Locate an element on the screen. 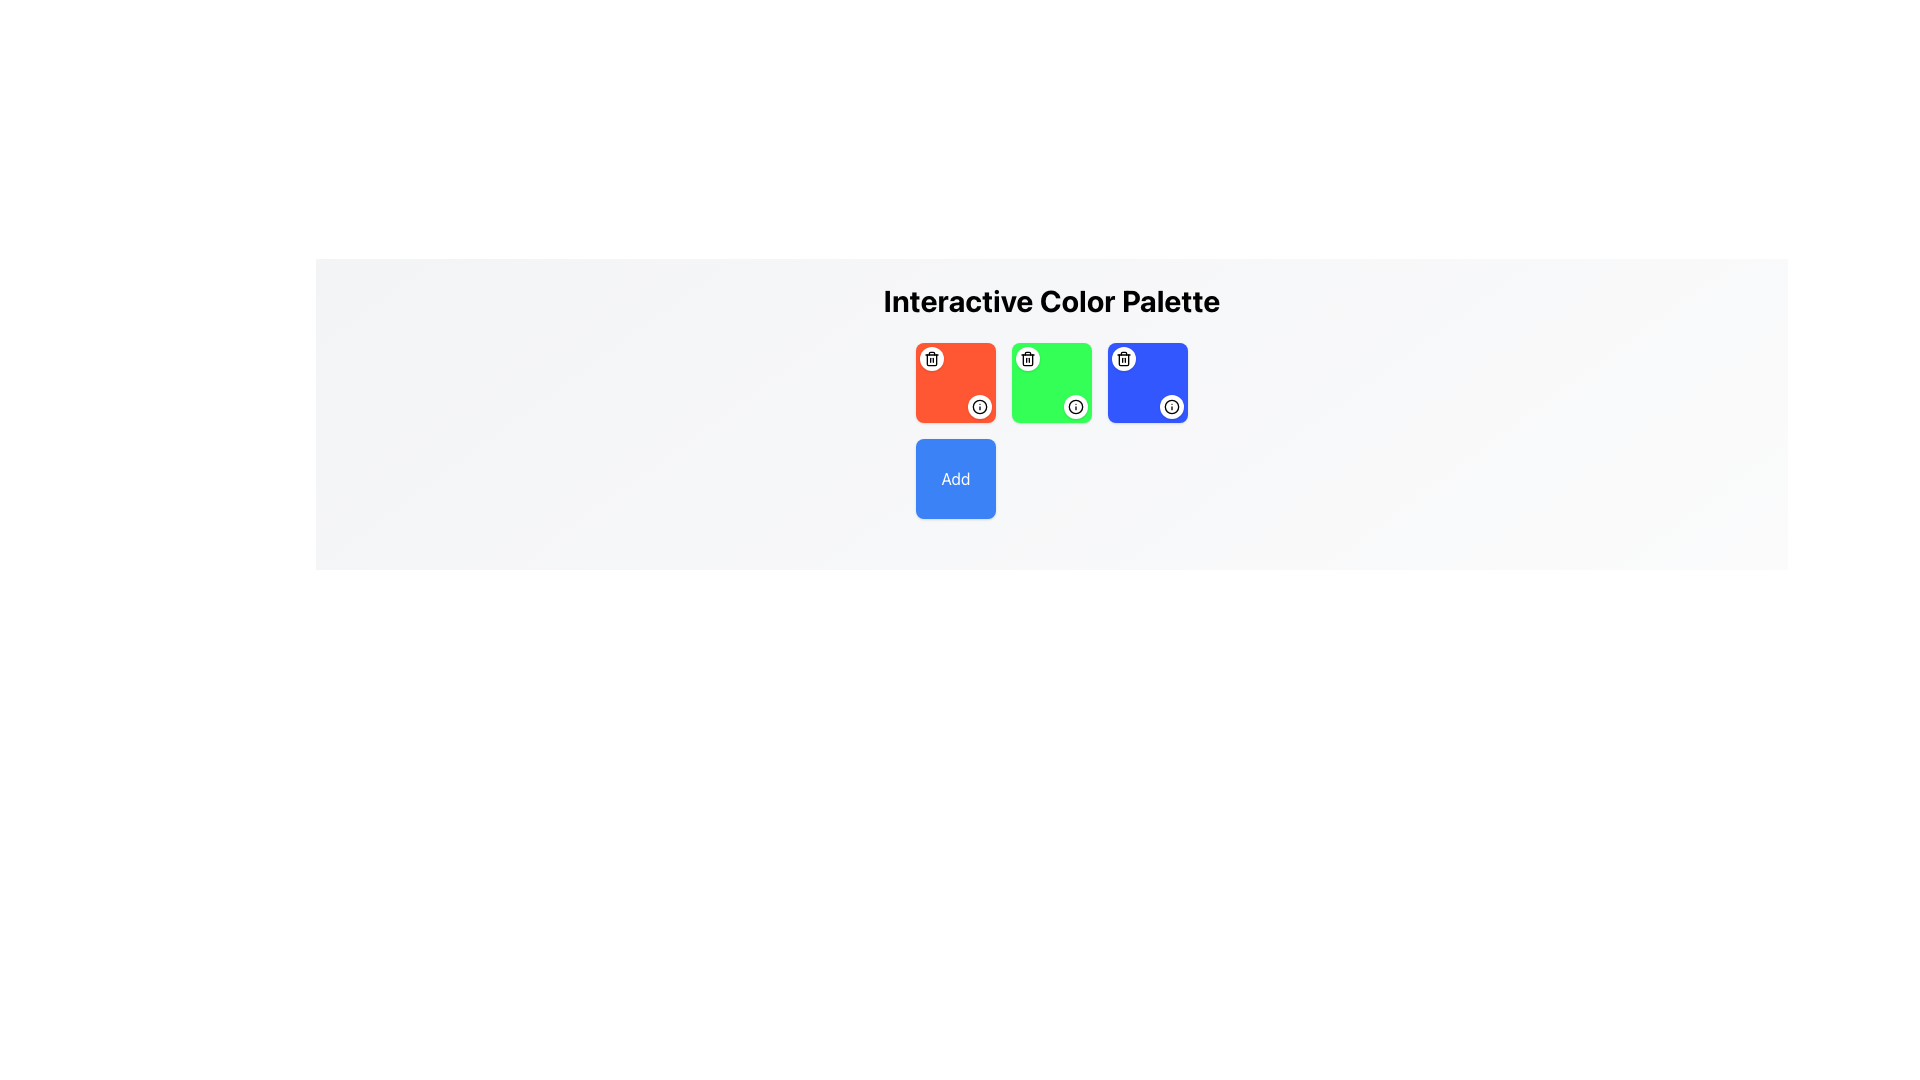  the Decorative SVG graphical element located at the bottom-right corner of the blue square icon in the 'Interactive Color Palette' section is located at coordinates (1074, 406).